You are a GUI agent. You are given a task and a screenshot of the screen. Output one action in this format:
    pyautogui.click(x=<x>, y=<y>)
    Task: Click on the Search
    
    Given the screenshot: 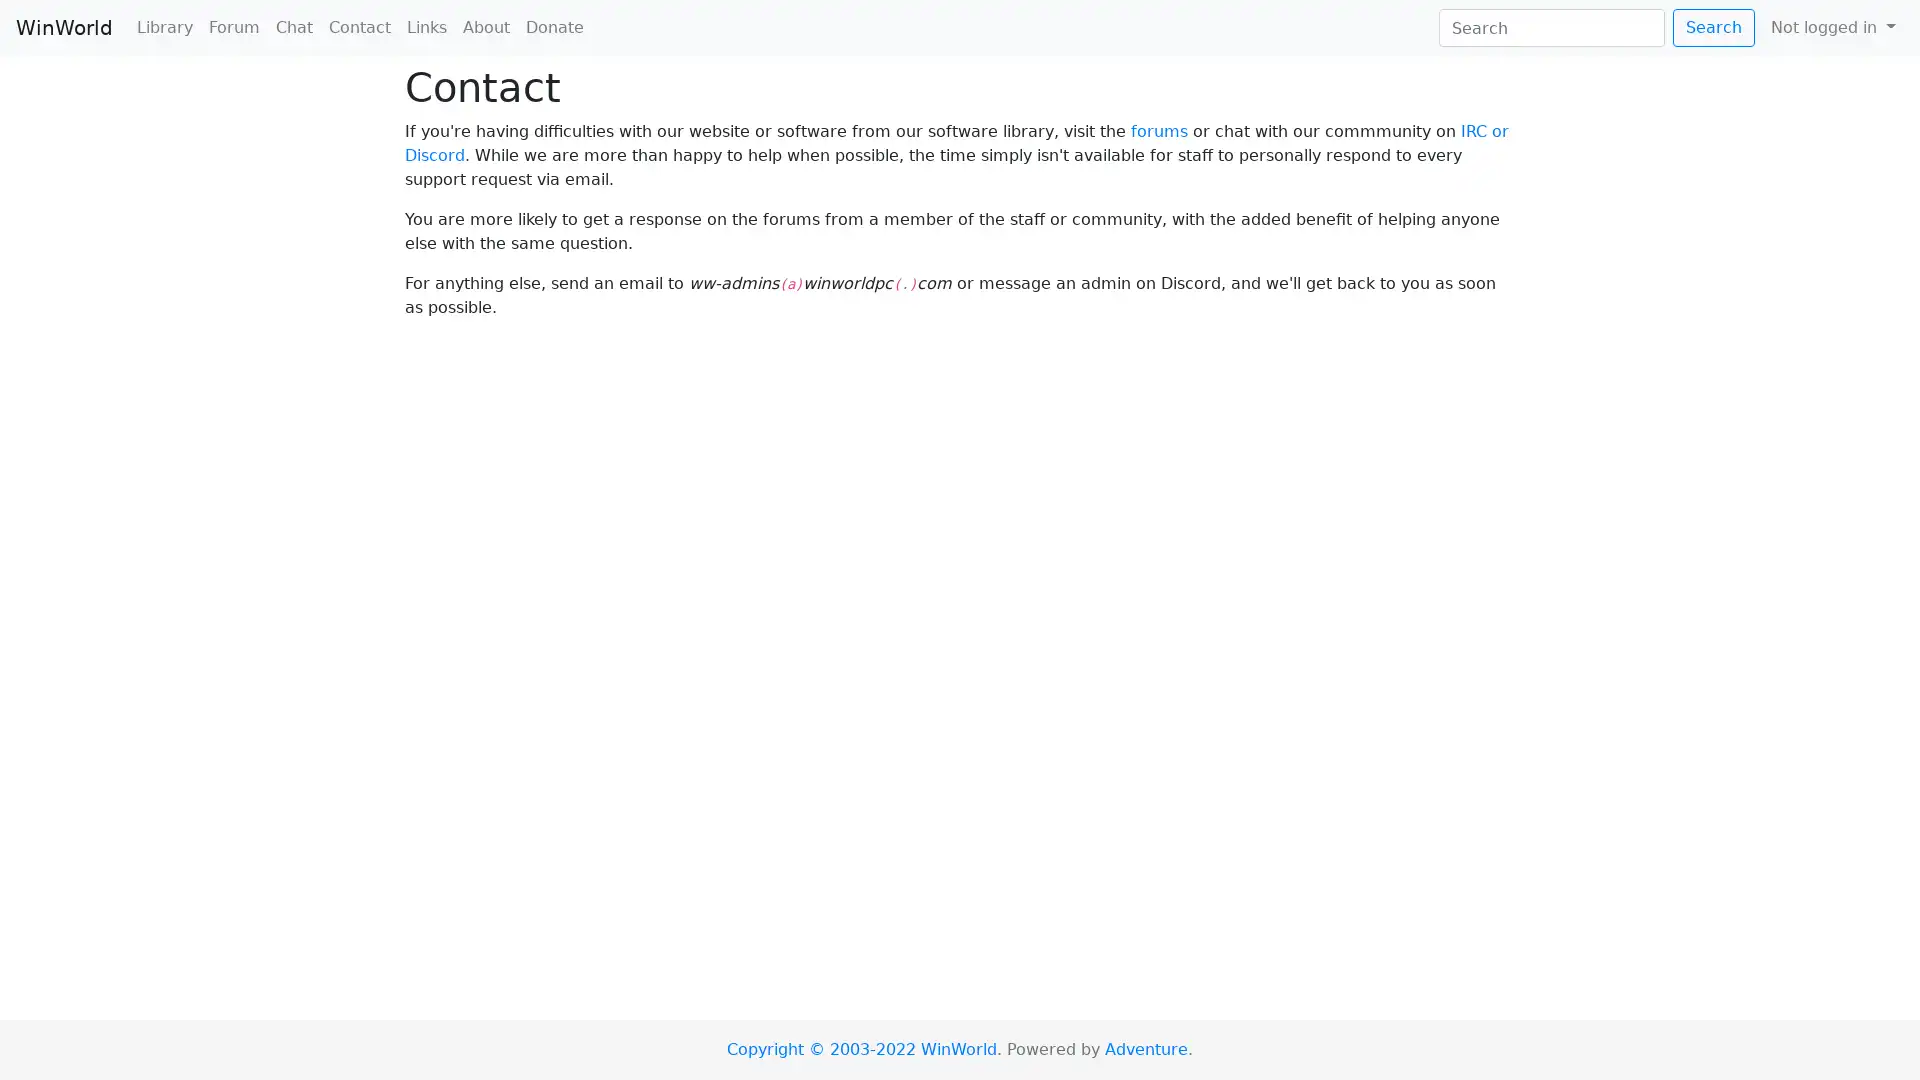 What is the action you would take?
    pyautogui.click(x=1712, y=27)
    